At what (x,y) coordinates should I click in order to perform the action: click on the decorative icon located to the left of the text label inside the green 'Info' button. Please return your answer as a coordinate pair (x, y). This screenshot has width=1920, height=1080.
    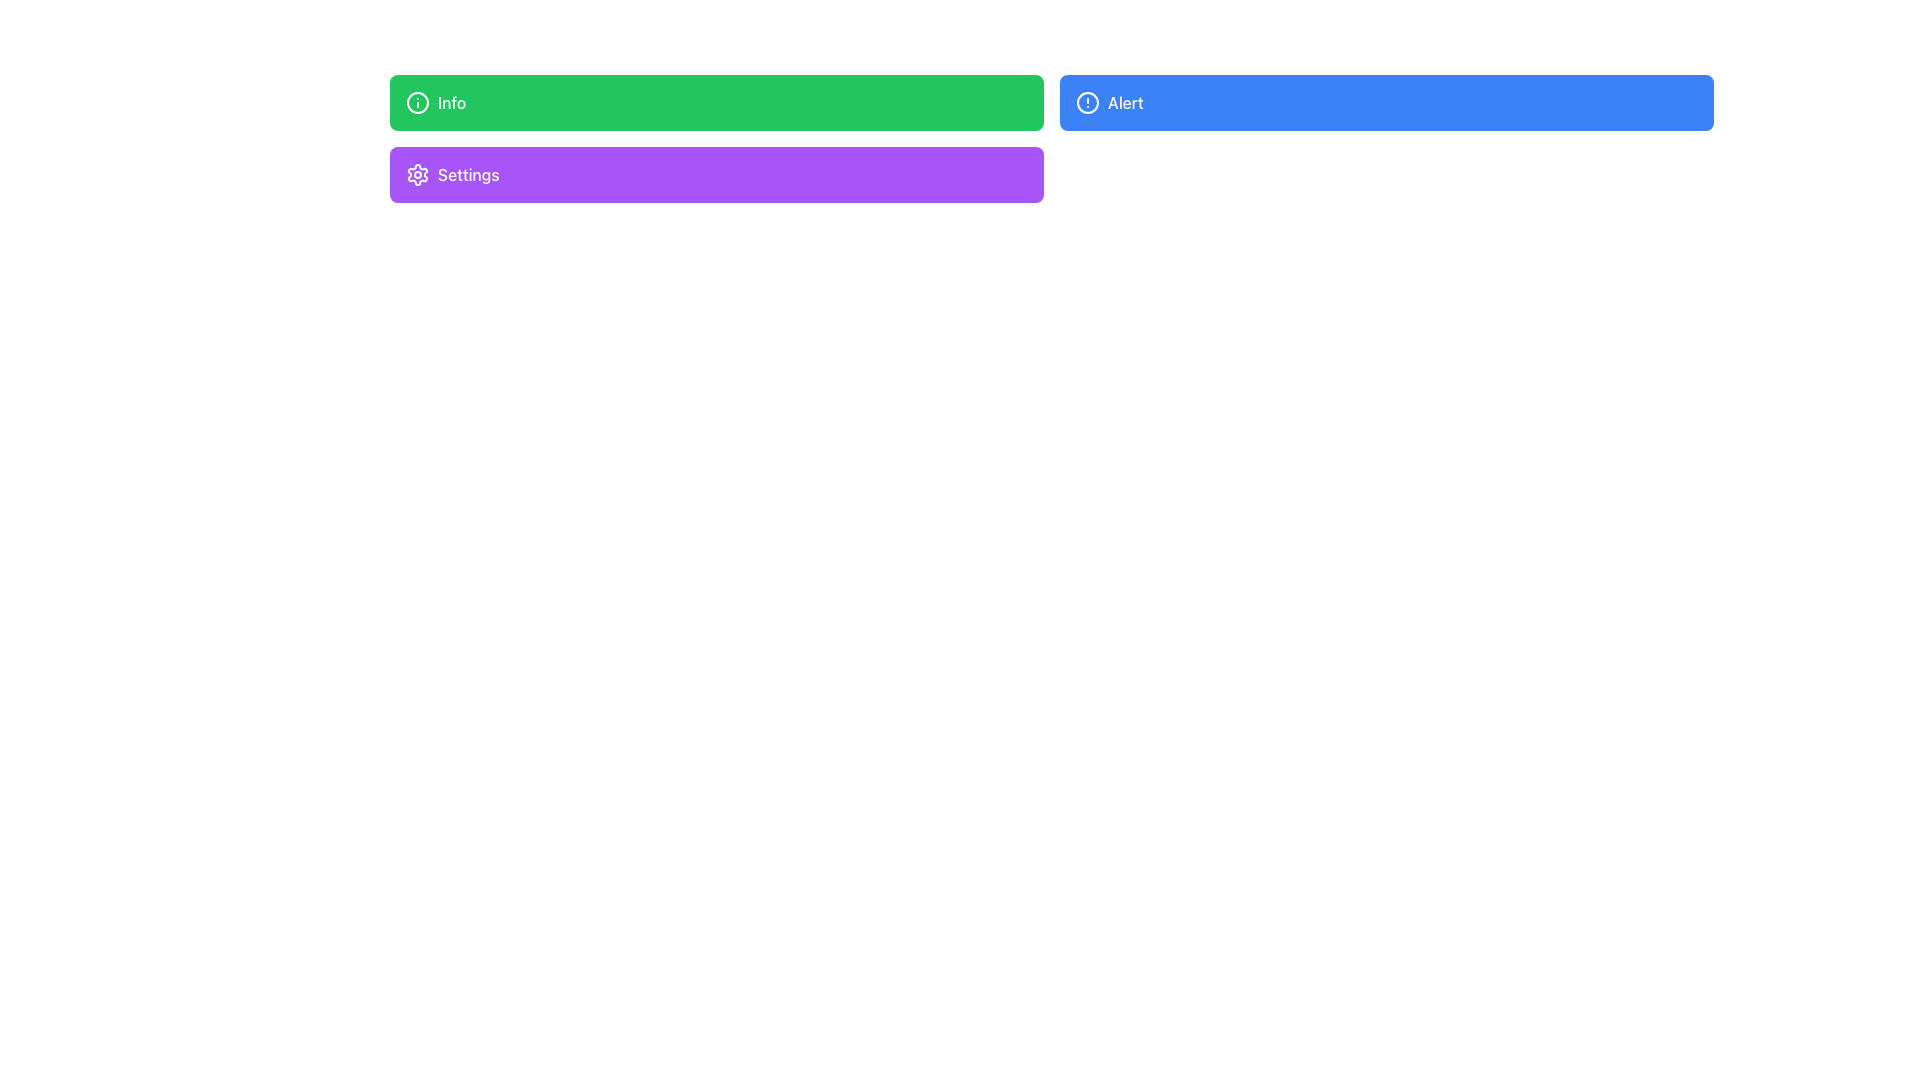
    Looking at the image, I should click on (416, 103).